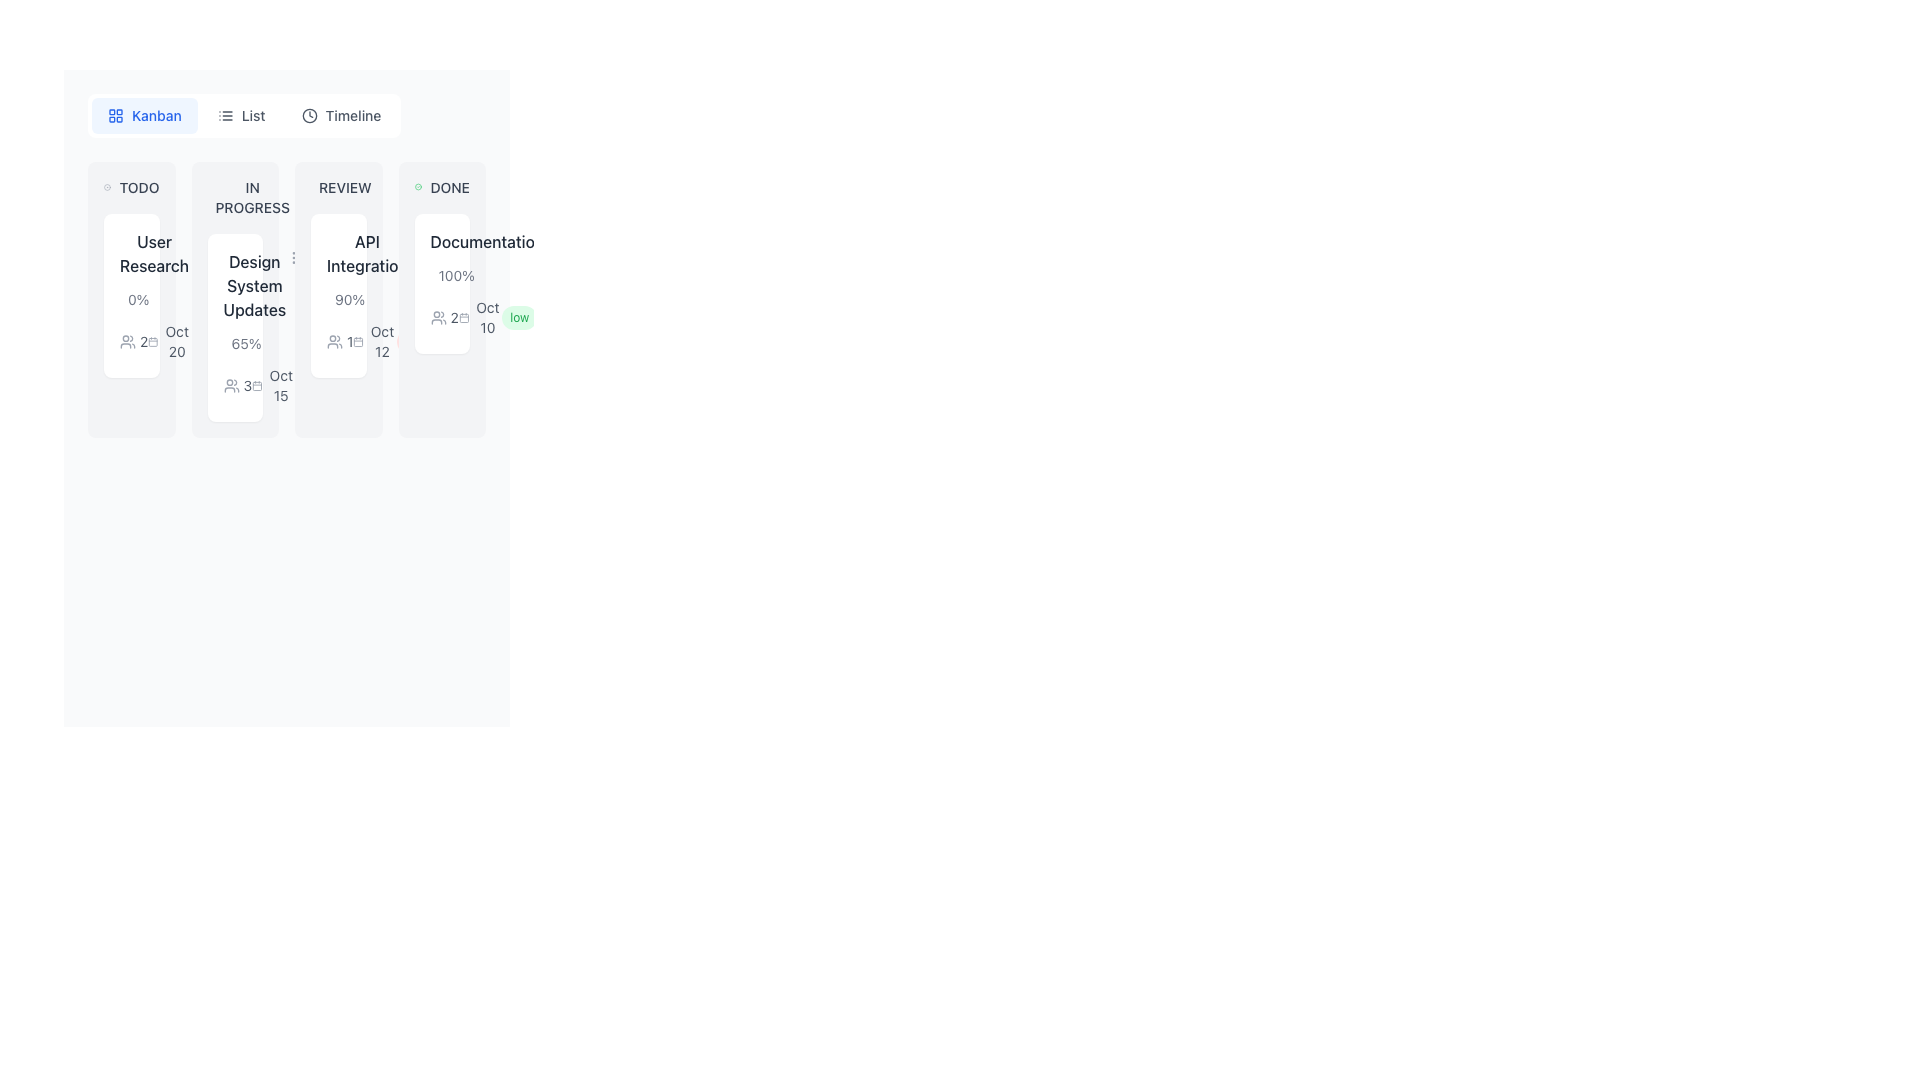 The width and height of the screenshot is (1920, 1080). I want to click on the 'Kanban' button, which is a rectangular button with rounded corners, light blue background, and blue text, to switch views, so click(143, 115).